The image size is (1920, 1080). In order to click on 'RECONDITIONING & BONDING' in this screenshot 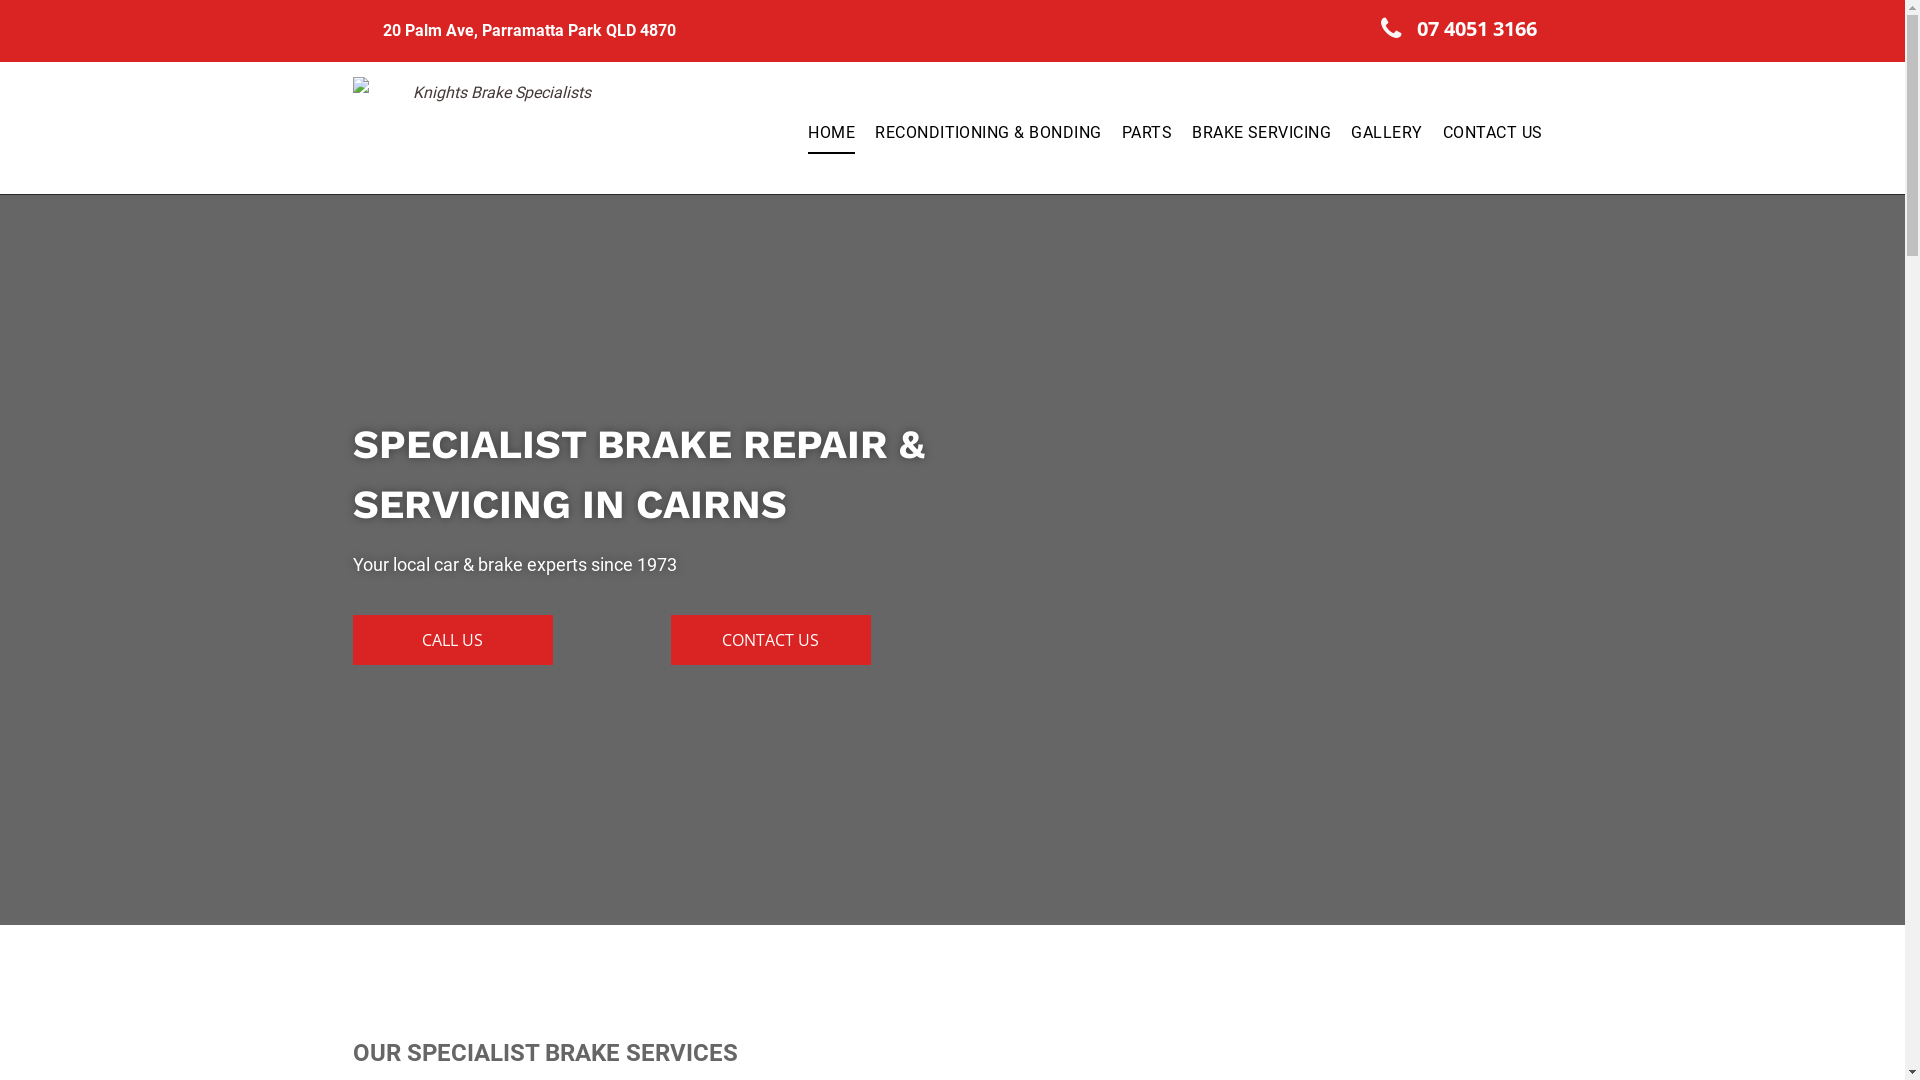, I will do `click(864, 132)`.